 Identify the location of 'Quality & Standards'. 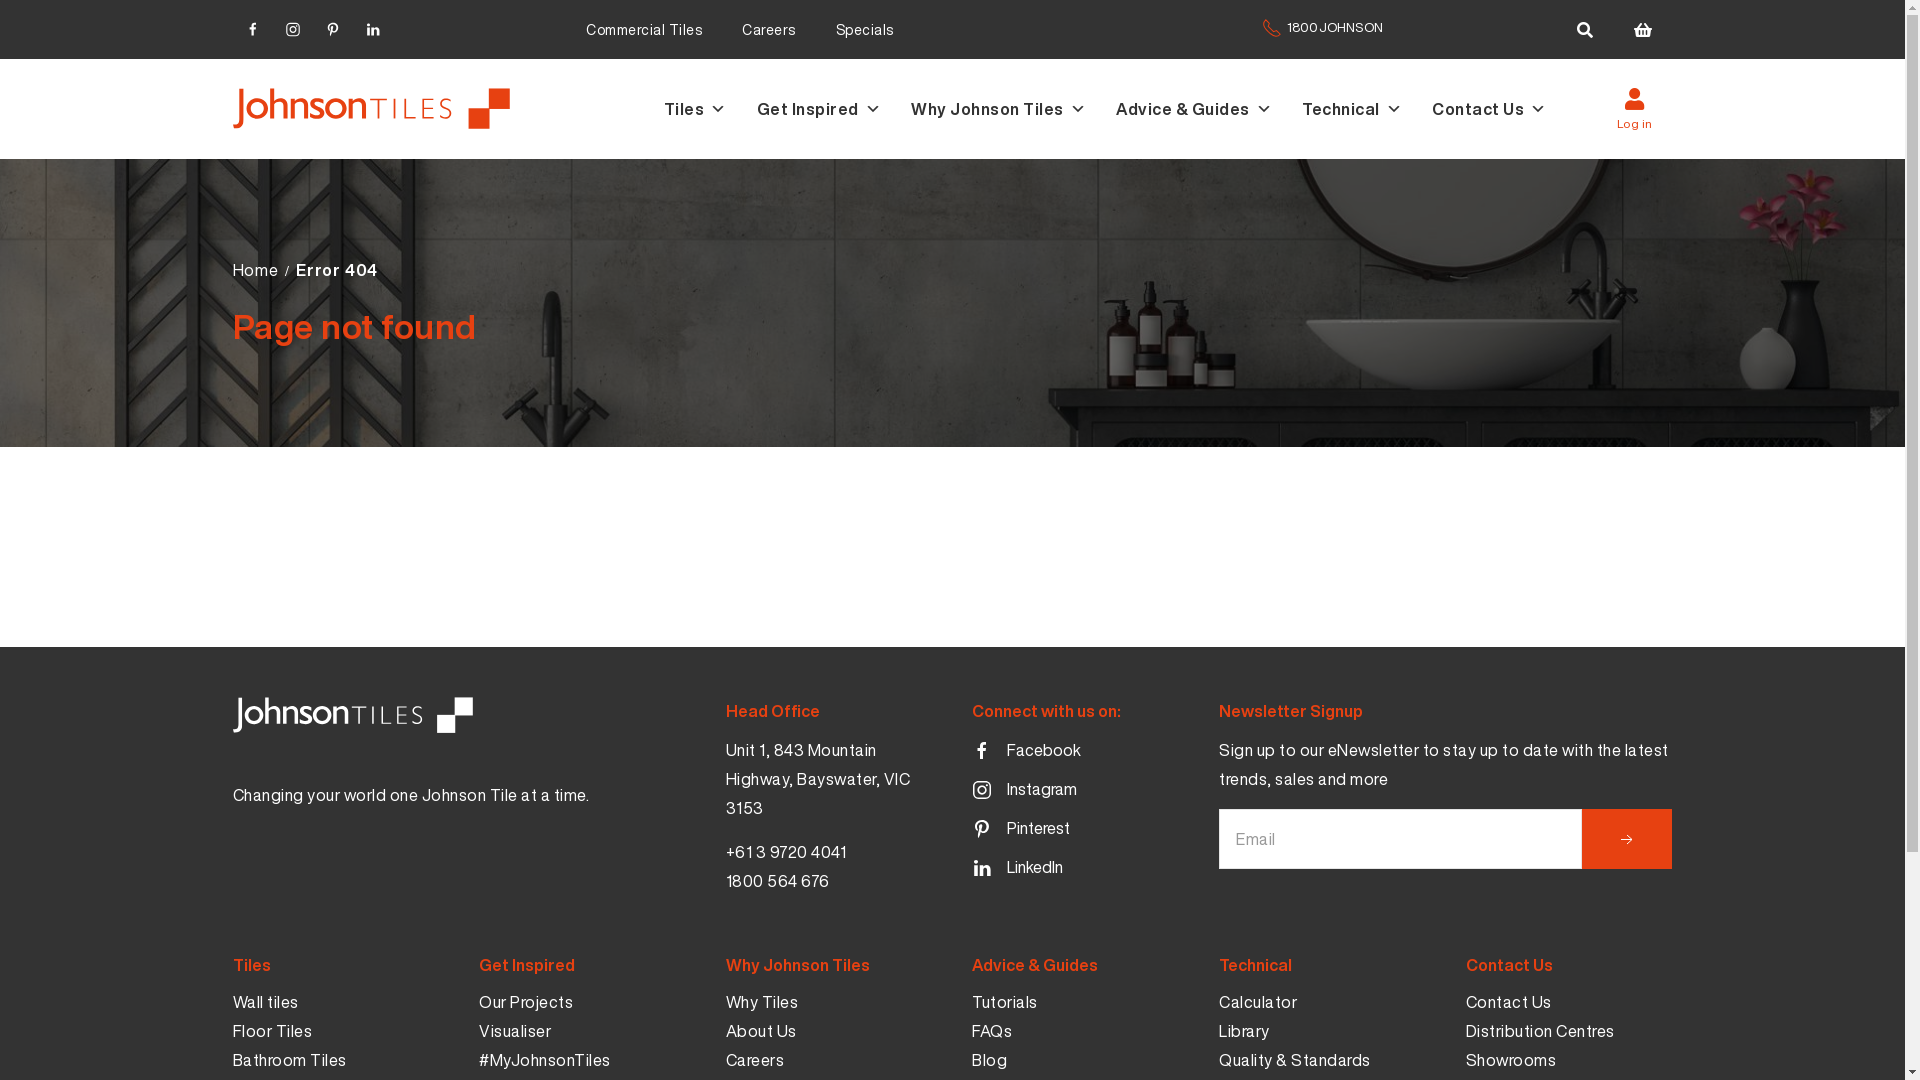
(1295, 1059).